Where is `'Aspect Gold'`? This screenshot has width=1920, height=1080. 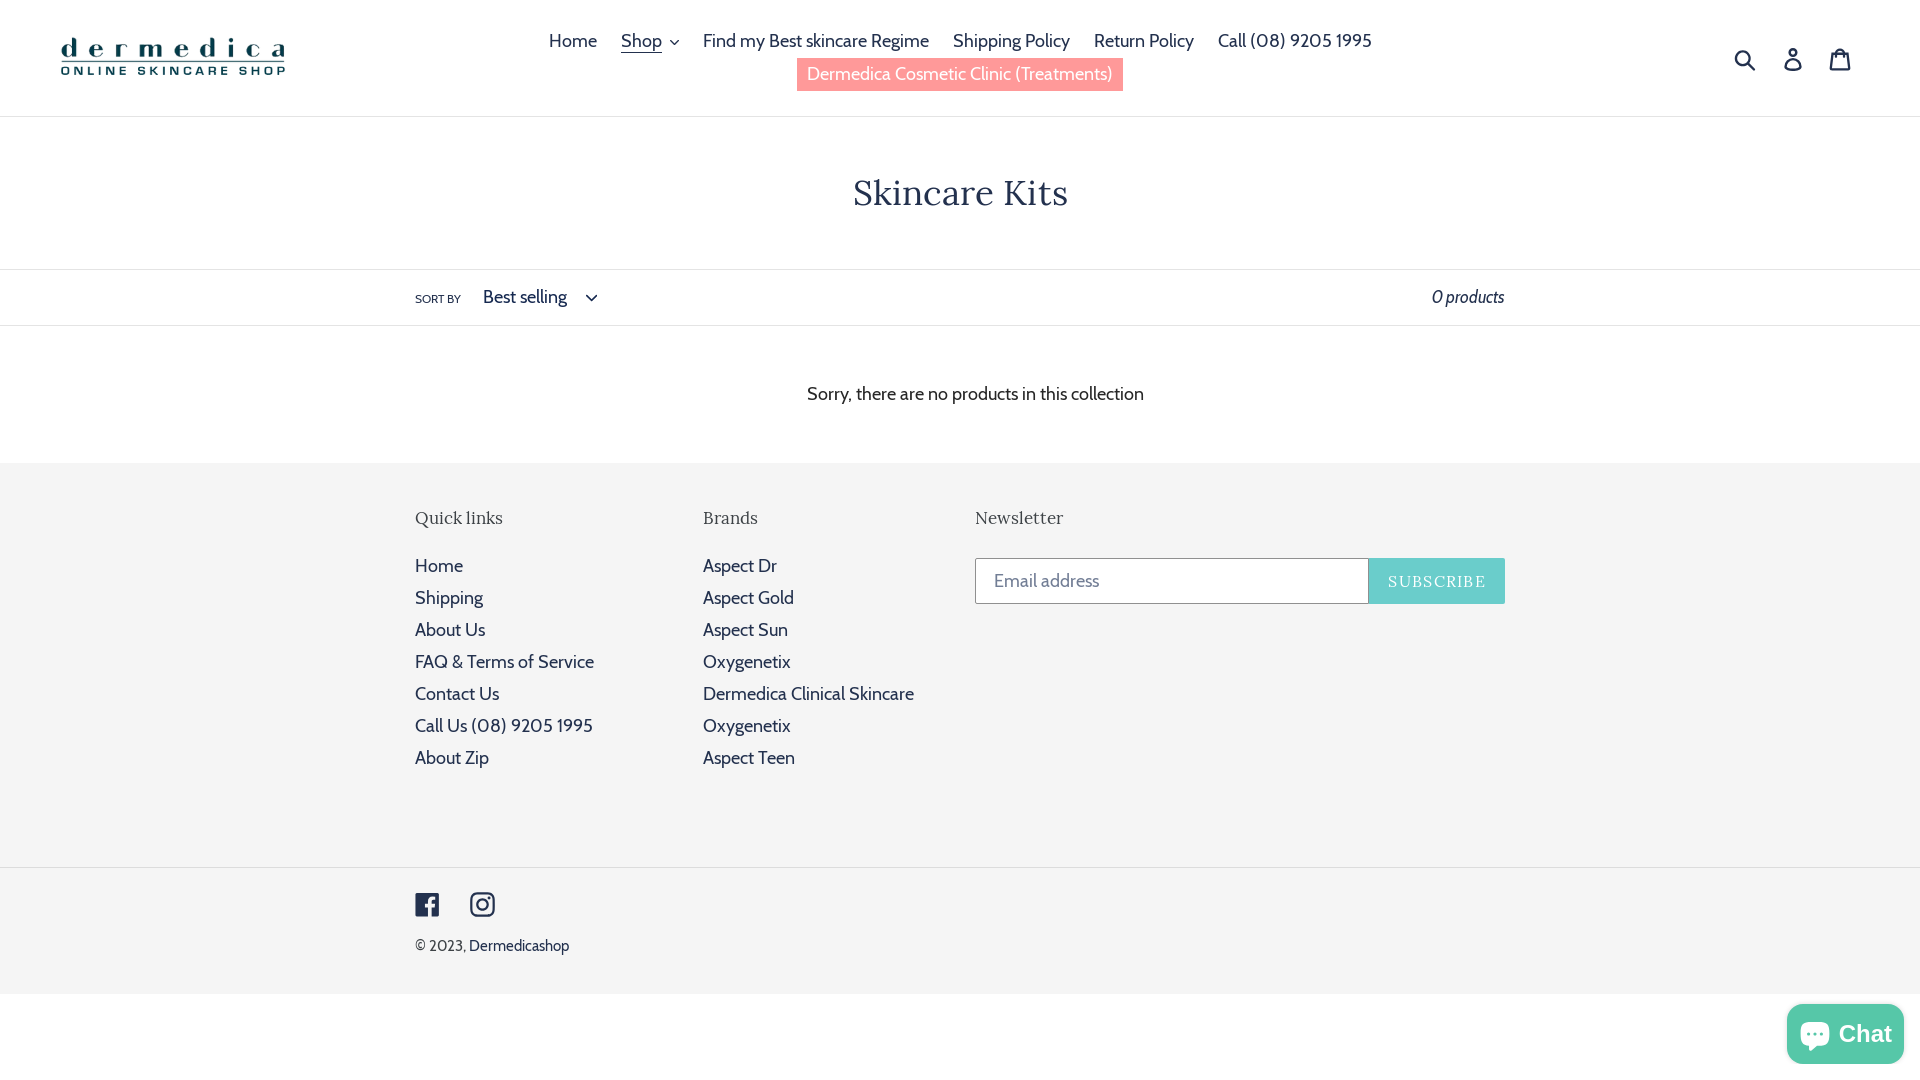
'Aspect Gold' is located at coordinates (701, 596).